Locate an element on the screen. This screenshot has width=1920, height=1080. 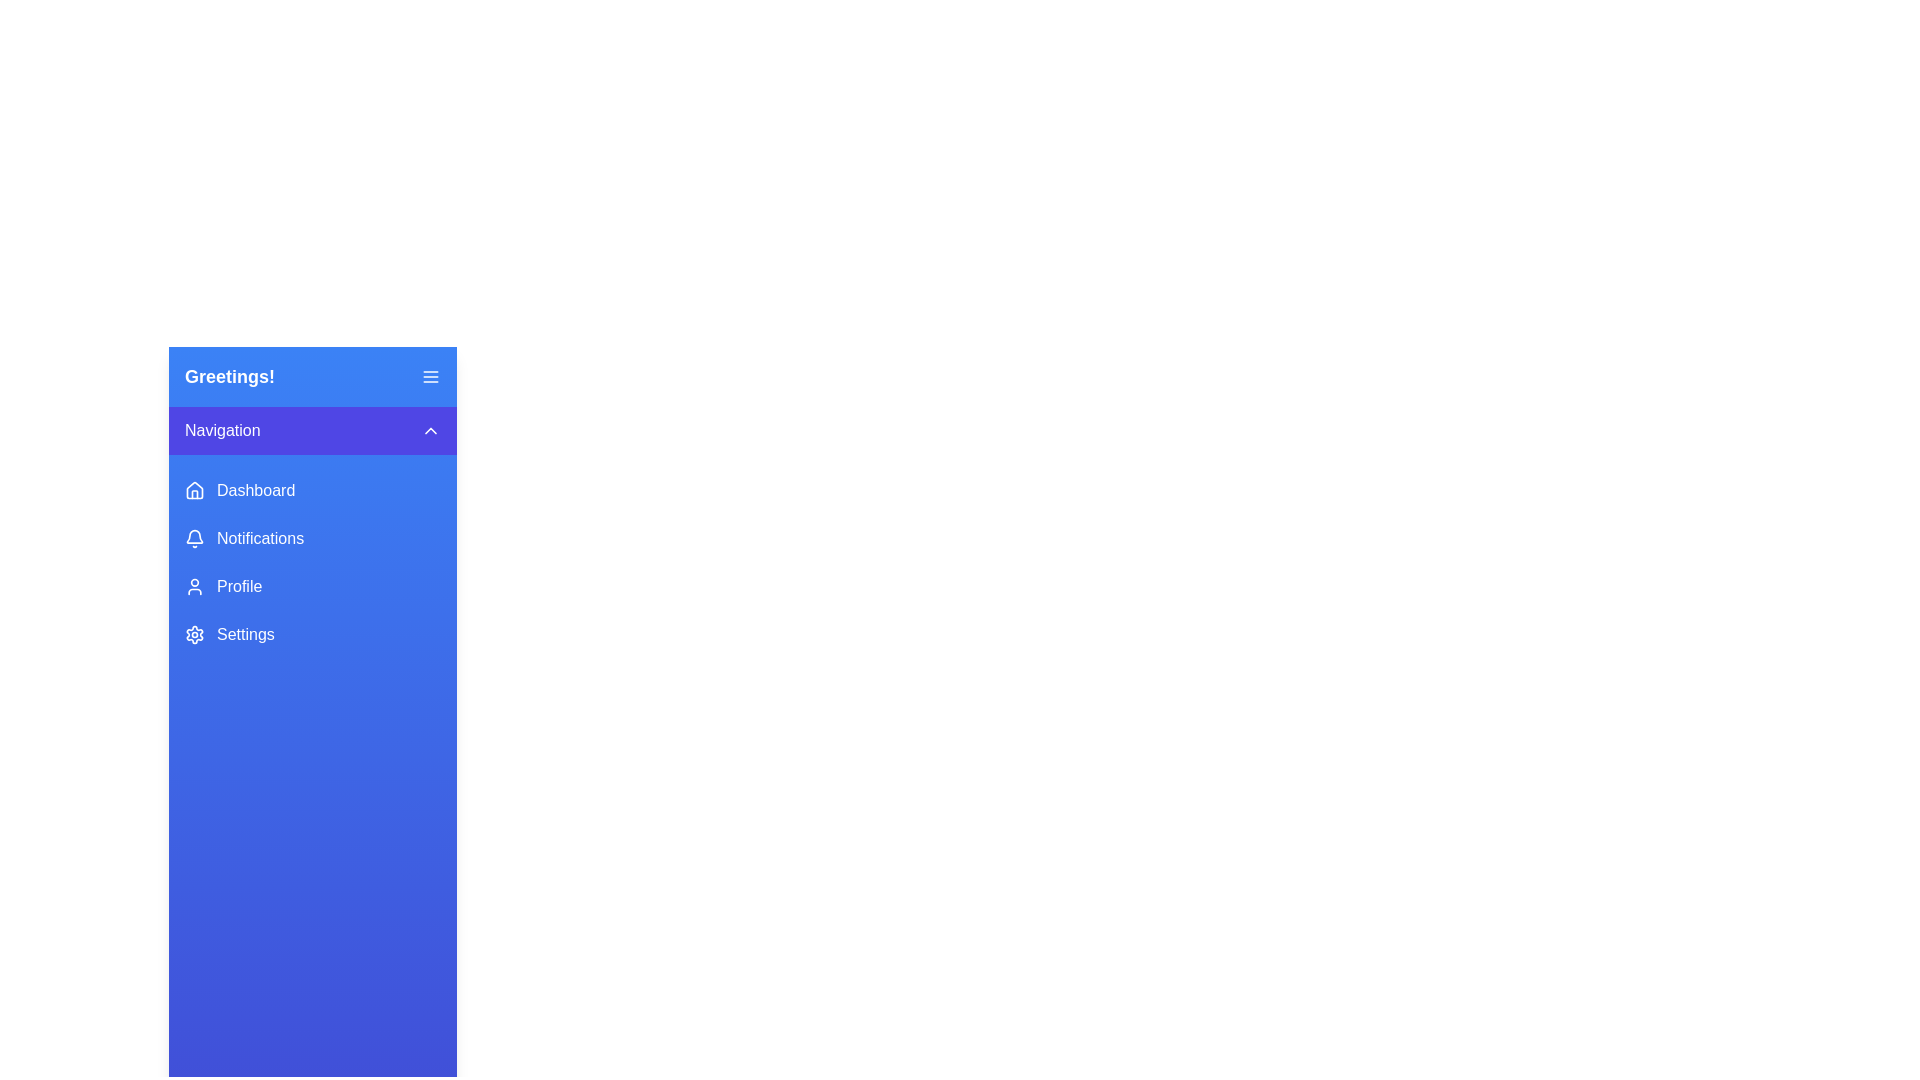
the 'Dashboard' label in the sidebar is located at coordinates (255, 490).